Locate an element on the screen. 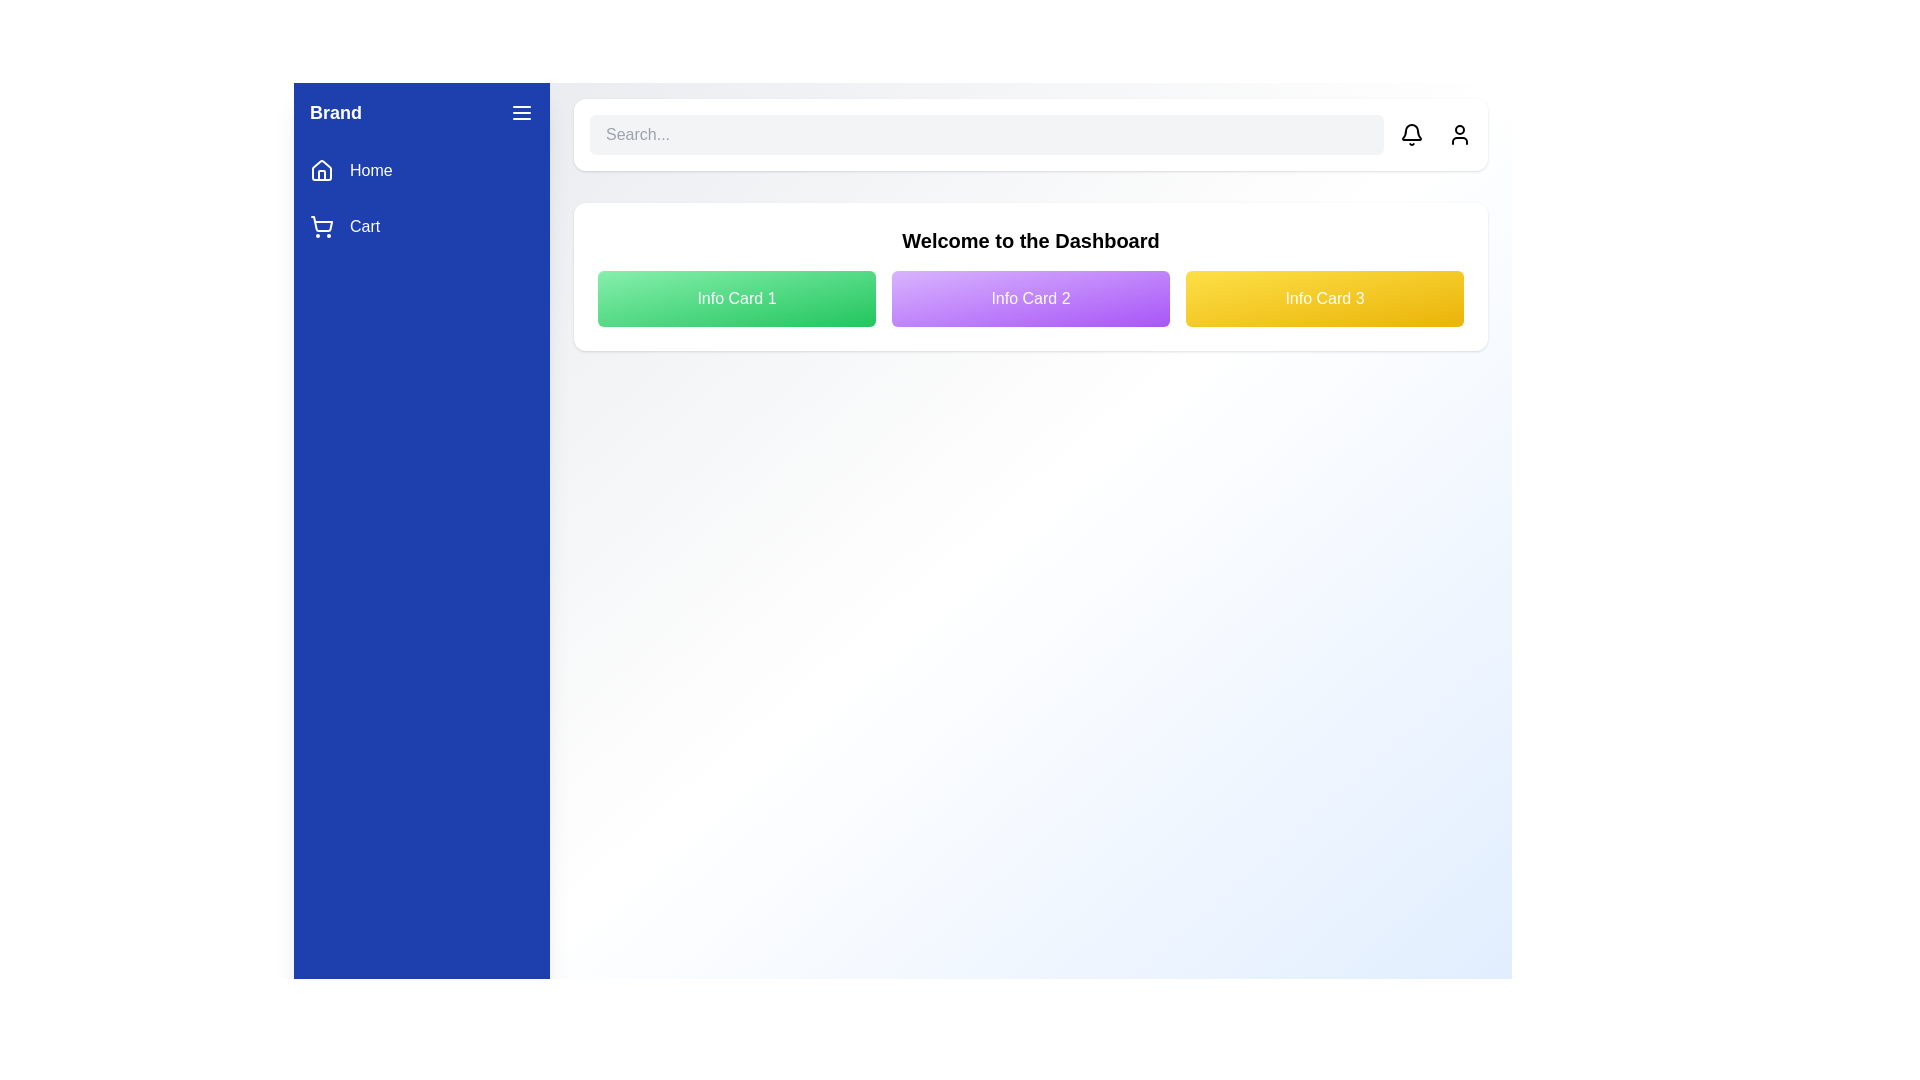 The height and width of the screenshot is (1080, 1920). the search bar and type the query 'example' is located at coordinates (987, 135).